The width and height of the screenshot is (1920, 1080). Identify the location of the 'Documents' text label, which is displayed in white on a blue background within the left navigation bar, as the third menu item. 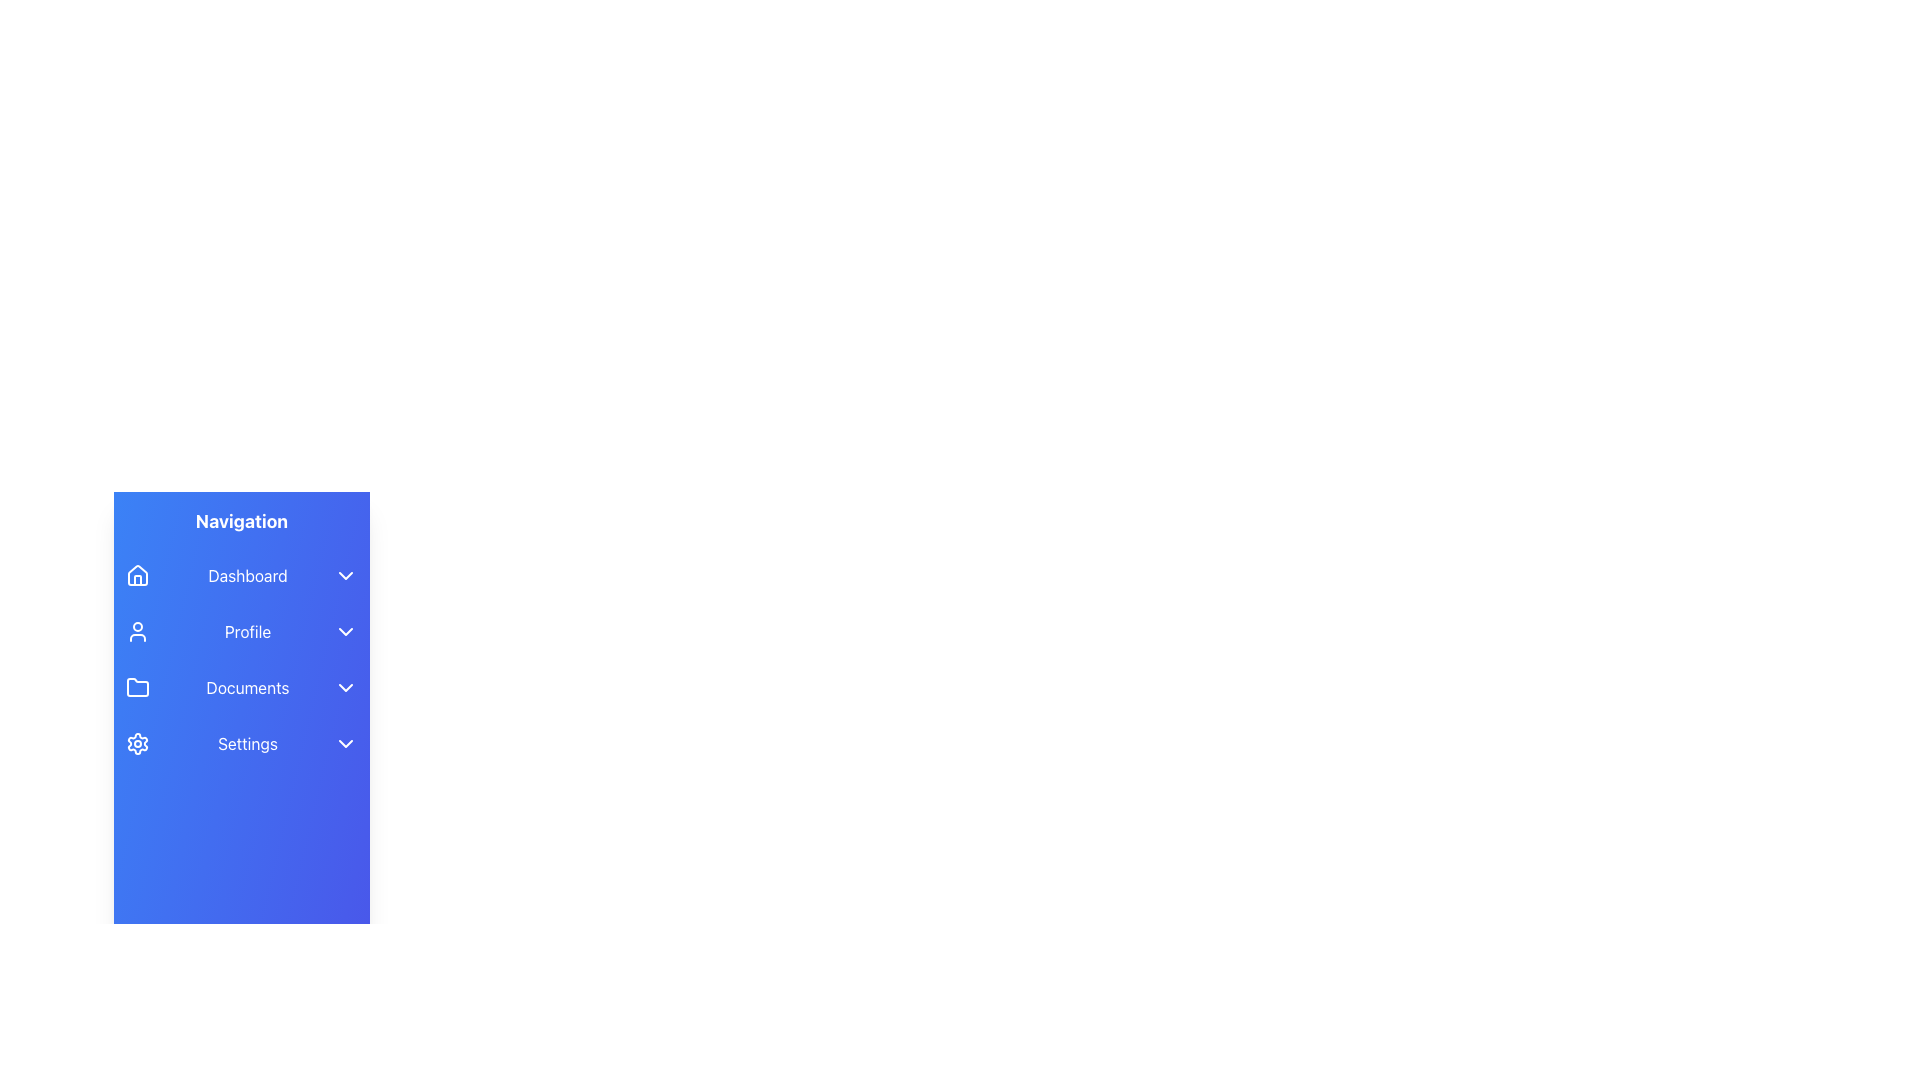
(247, 686).